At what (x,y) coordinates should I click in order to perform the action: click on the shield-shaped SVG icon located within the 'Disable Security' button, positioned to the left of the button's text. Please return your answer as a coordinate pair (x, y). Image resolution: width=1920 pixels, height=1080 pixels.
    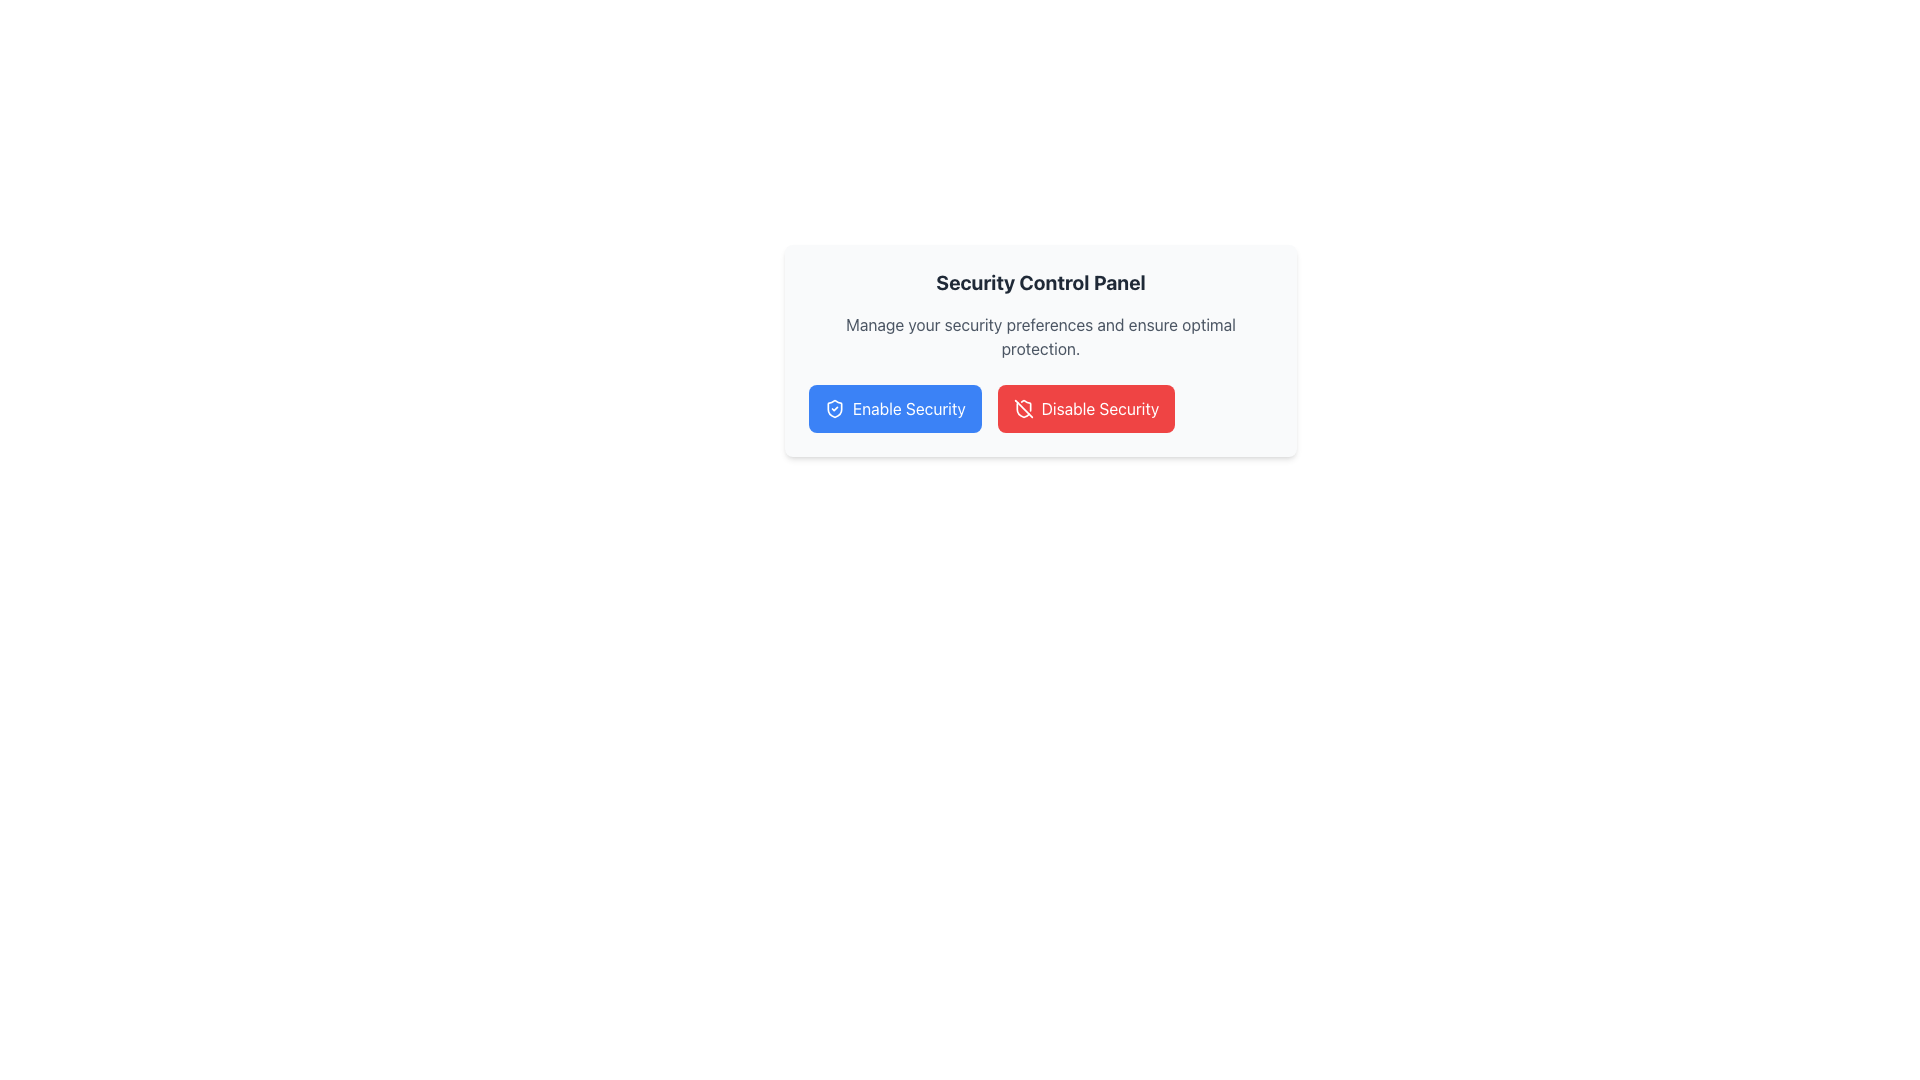
    Looking at the image, I should click on (1023, 407).